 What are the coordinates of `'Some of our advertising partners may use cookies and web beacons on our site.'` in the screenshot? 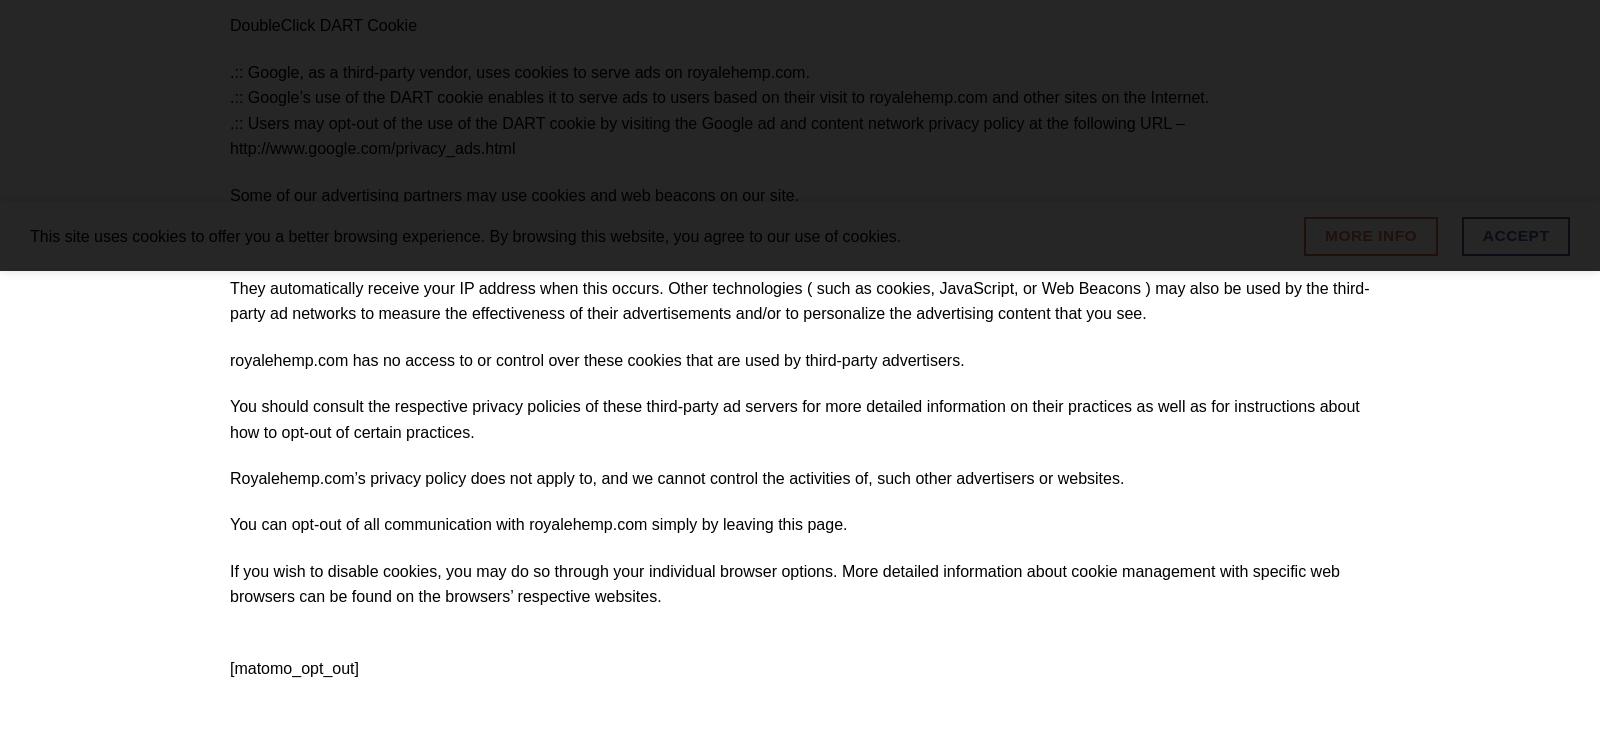 It's located at (229, 193).